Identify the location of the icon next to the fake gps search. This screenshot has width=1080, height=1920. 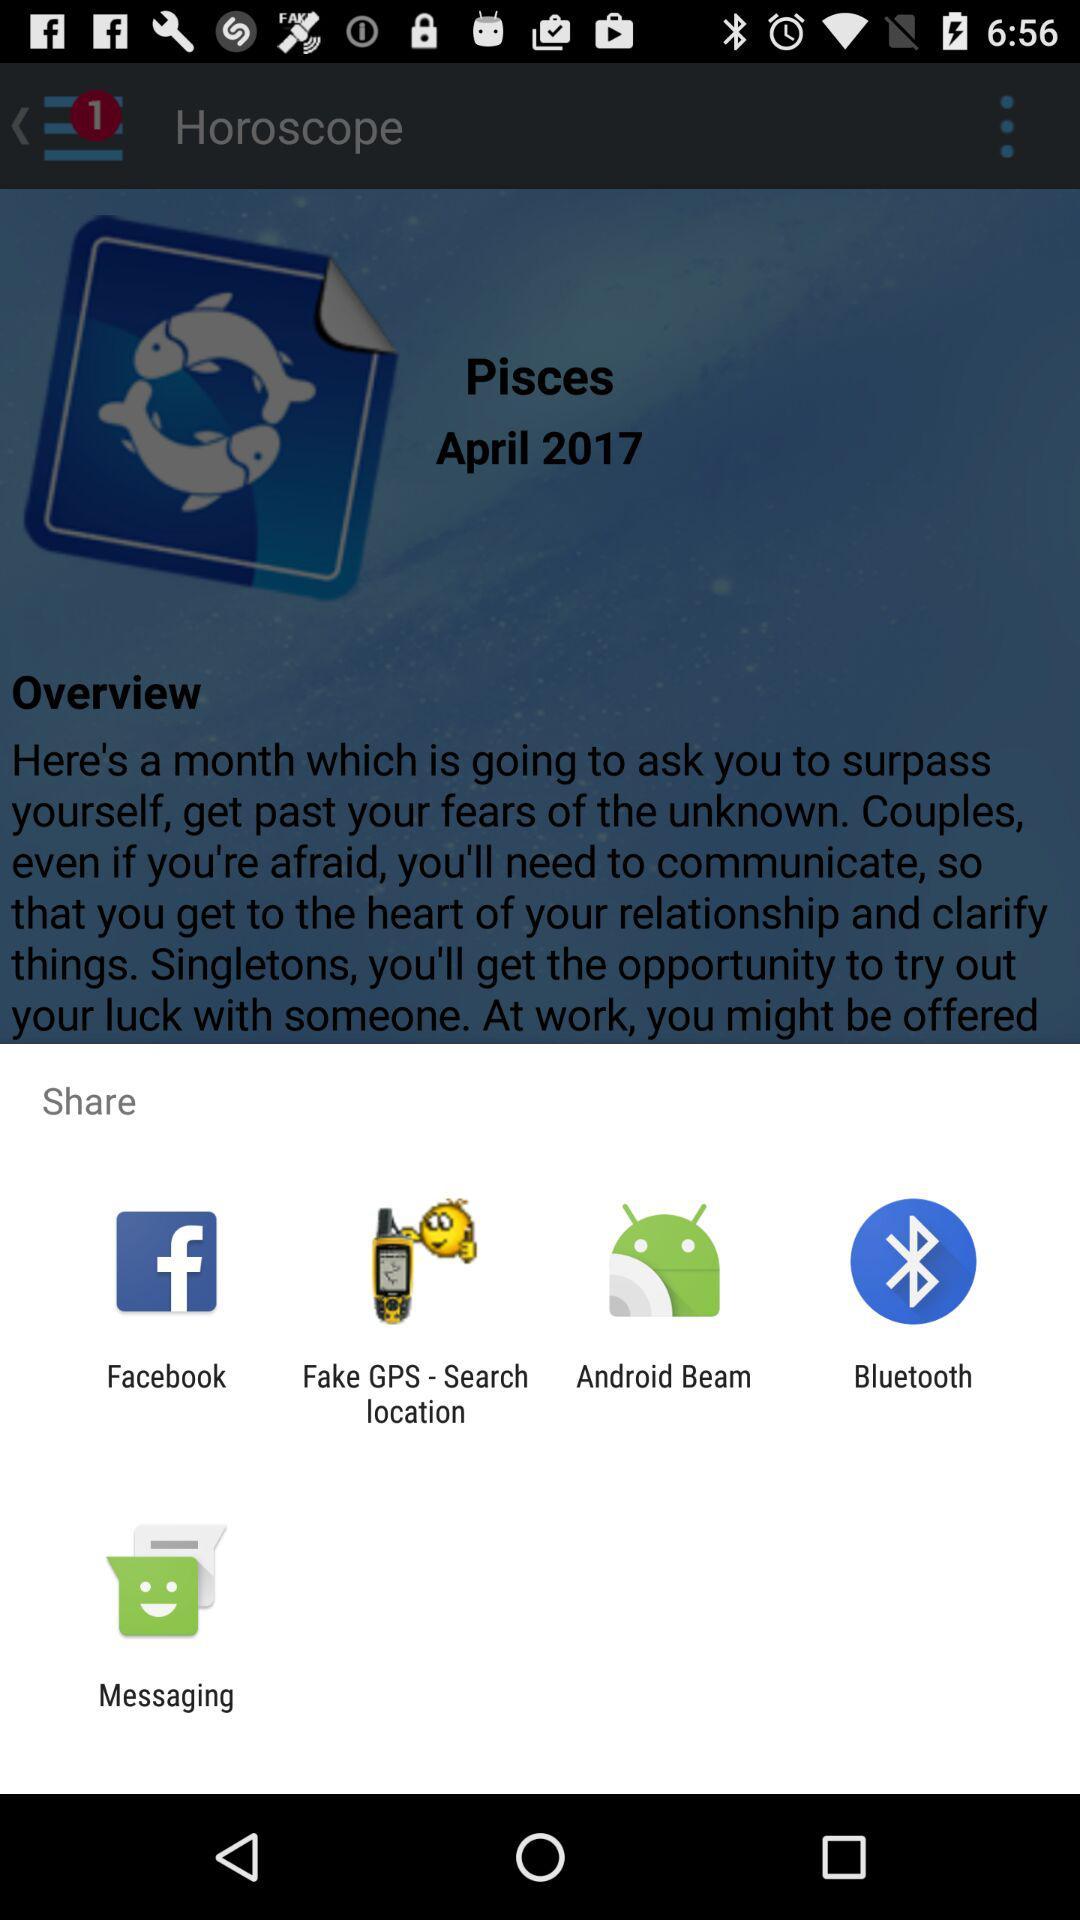
(165, 1392).